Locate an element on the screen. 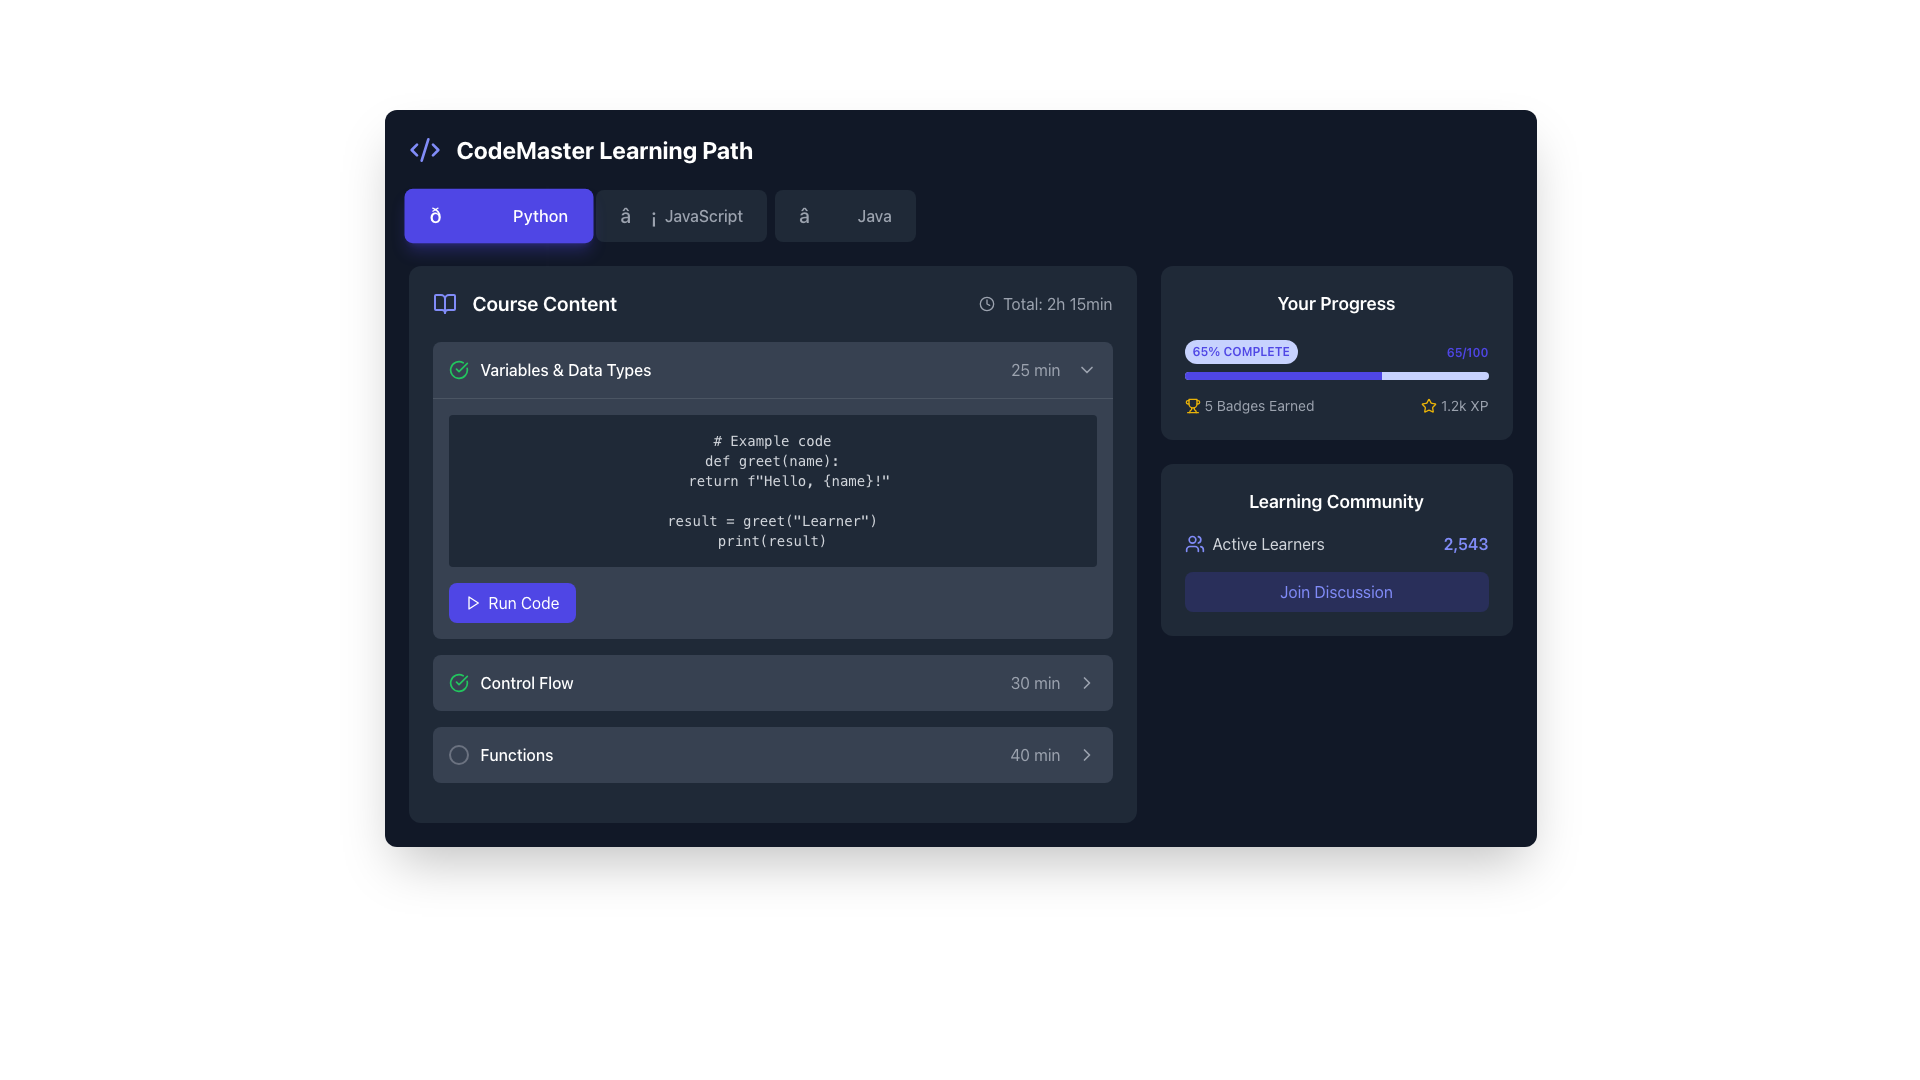 The height and width of the screenshot is (1080, 1920). the outer boundary of the clock icon, which is an SVG graphic component indicating timing-related information is located at coordinates (987, 304).